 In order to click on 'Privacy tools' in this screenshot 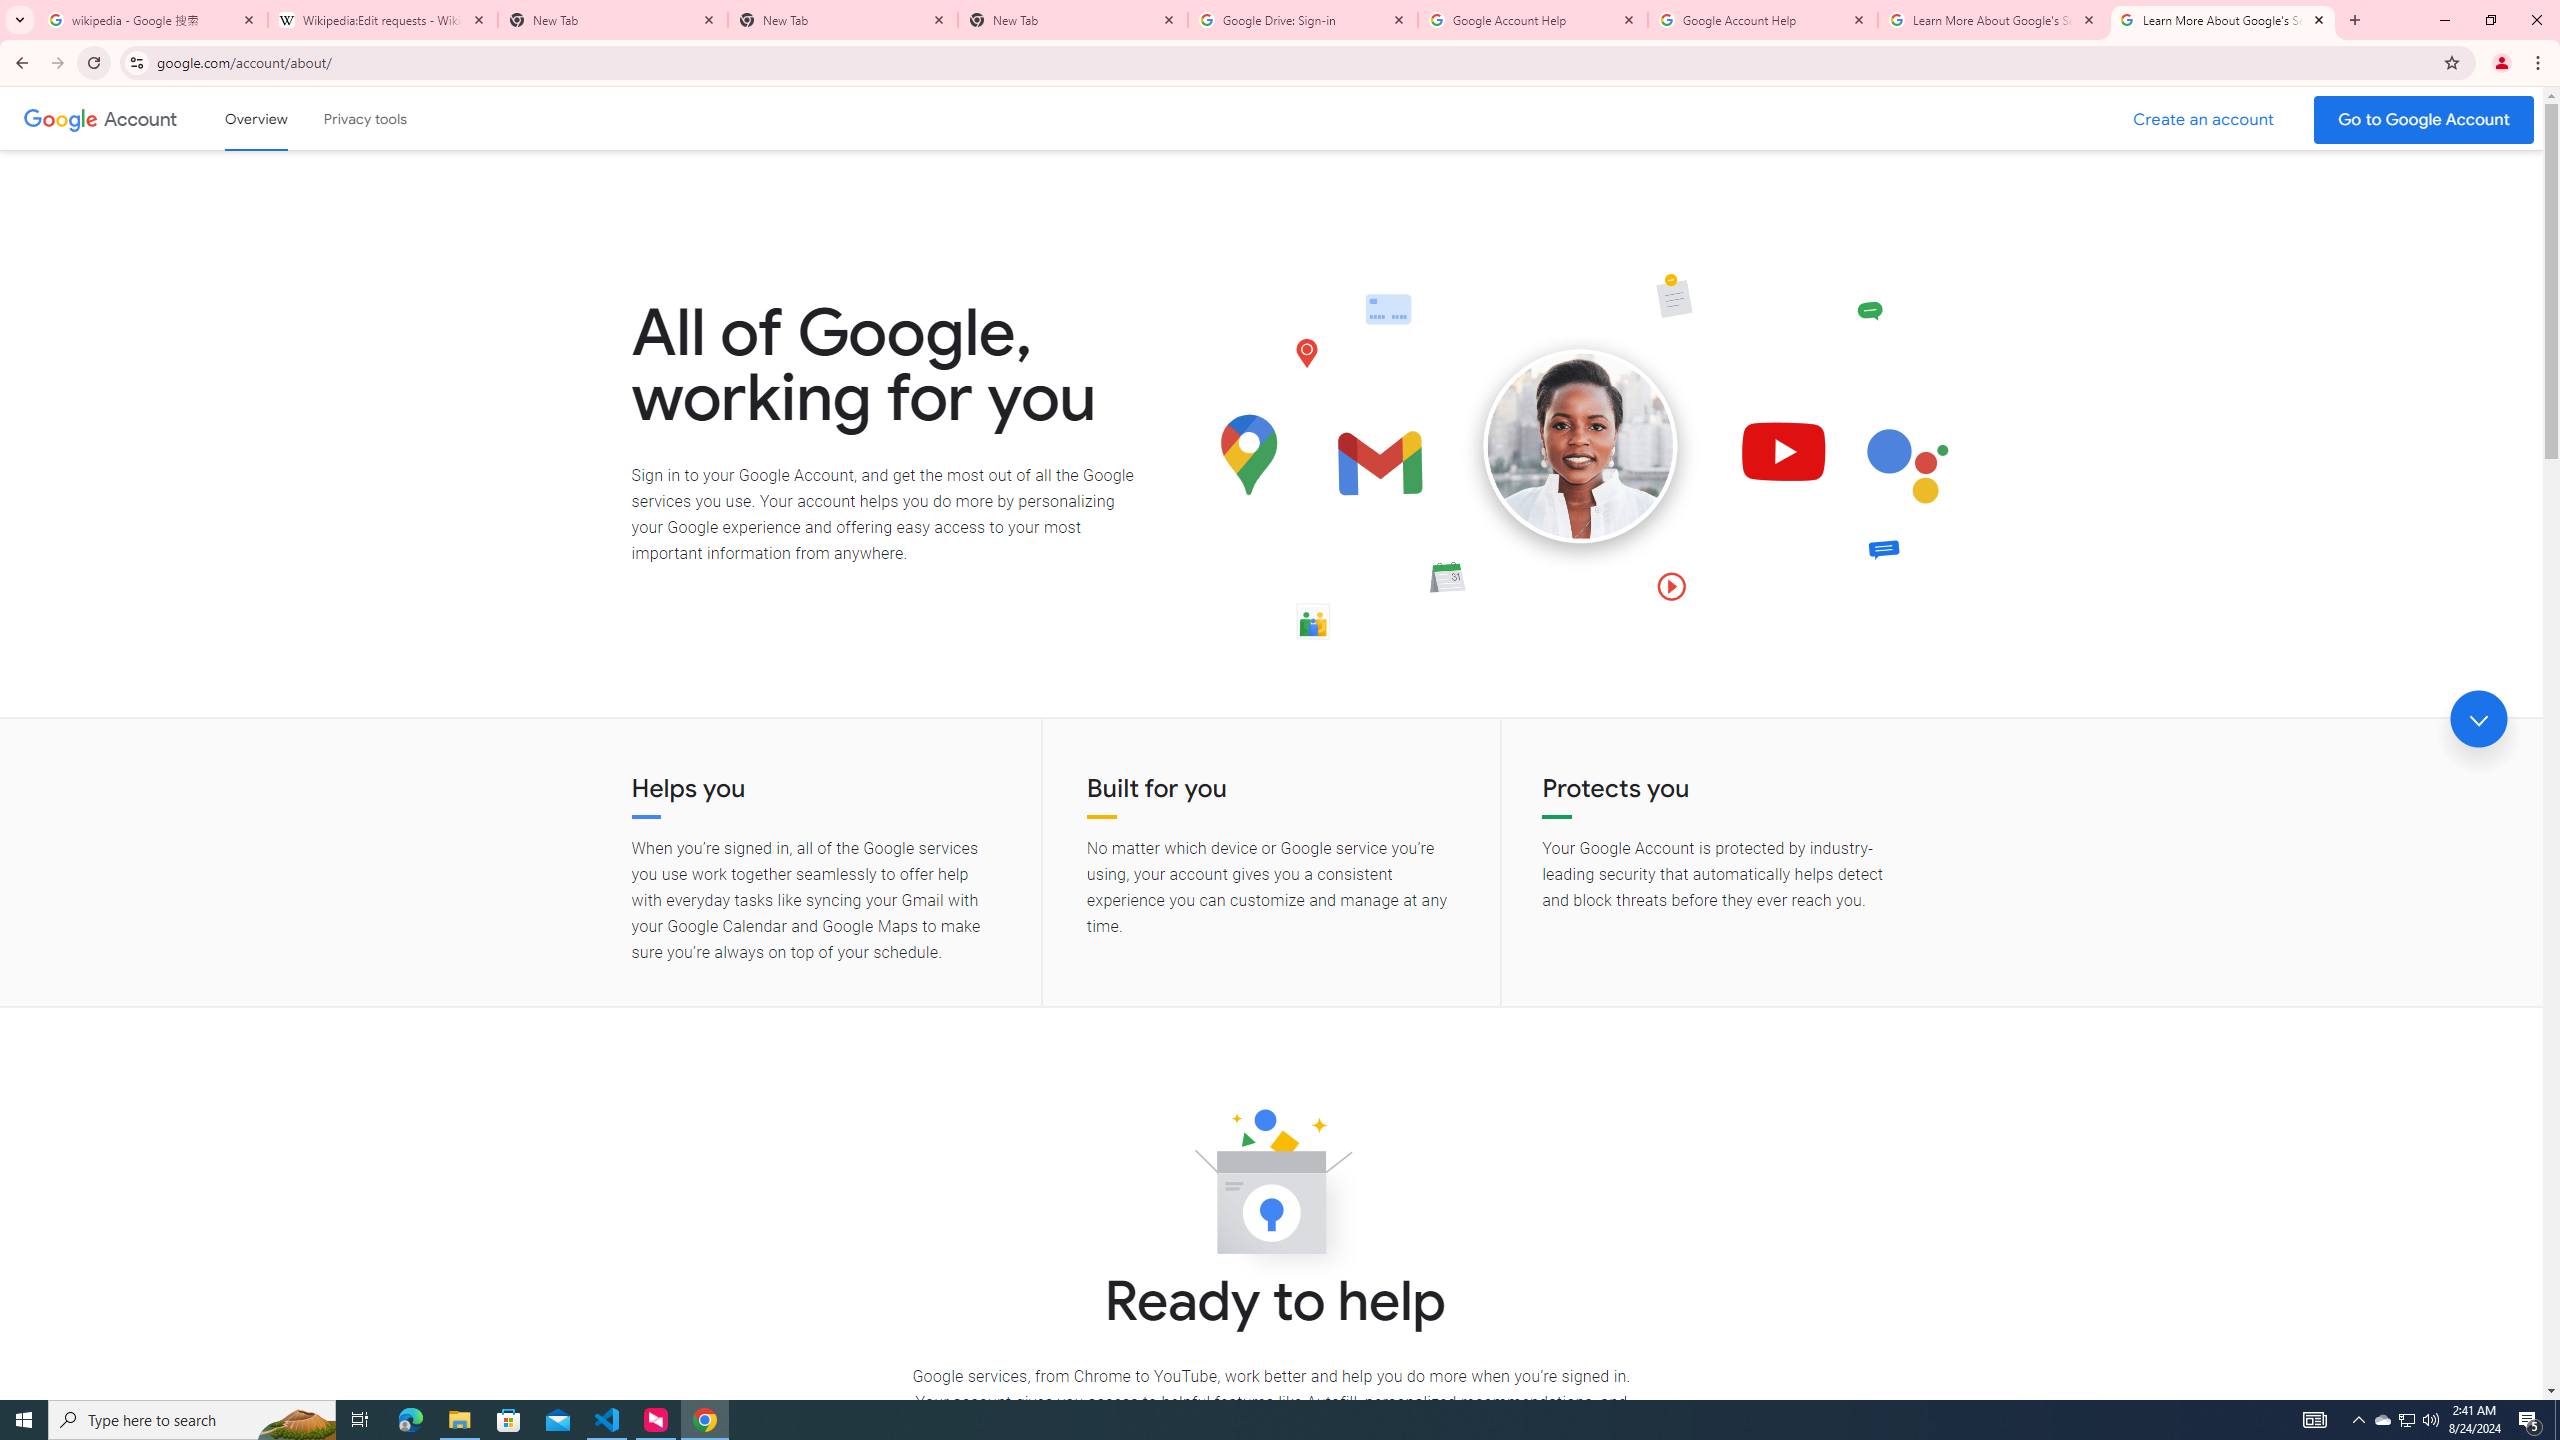, I will do `click(363, 118)`.